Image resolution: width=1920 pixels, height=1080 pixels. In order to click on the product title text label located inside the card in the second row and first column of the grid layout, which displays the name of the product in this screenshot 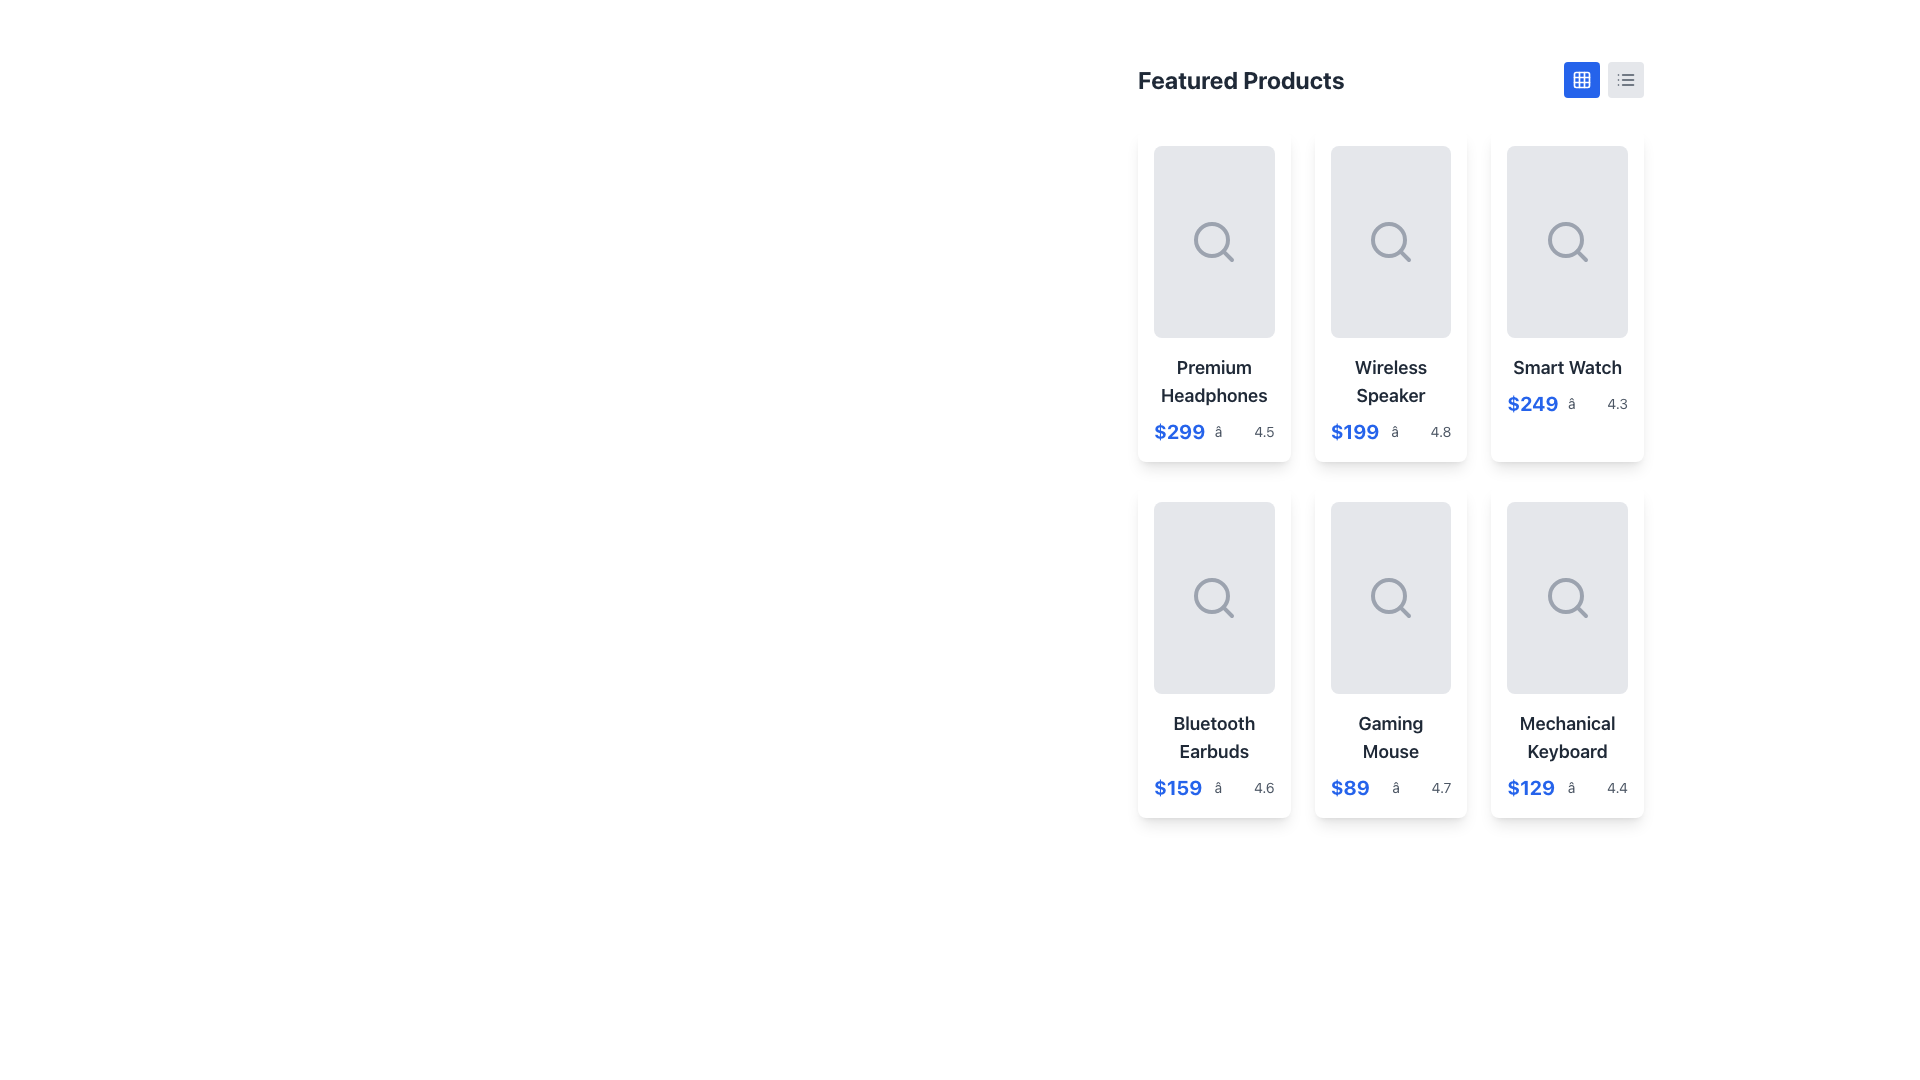, I will do `click(1213, 737)`.